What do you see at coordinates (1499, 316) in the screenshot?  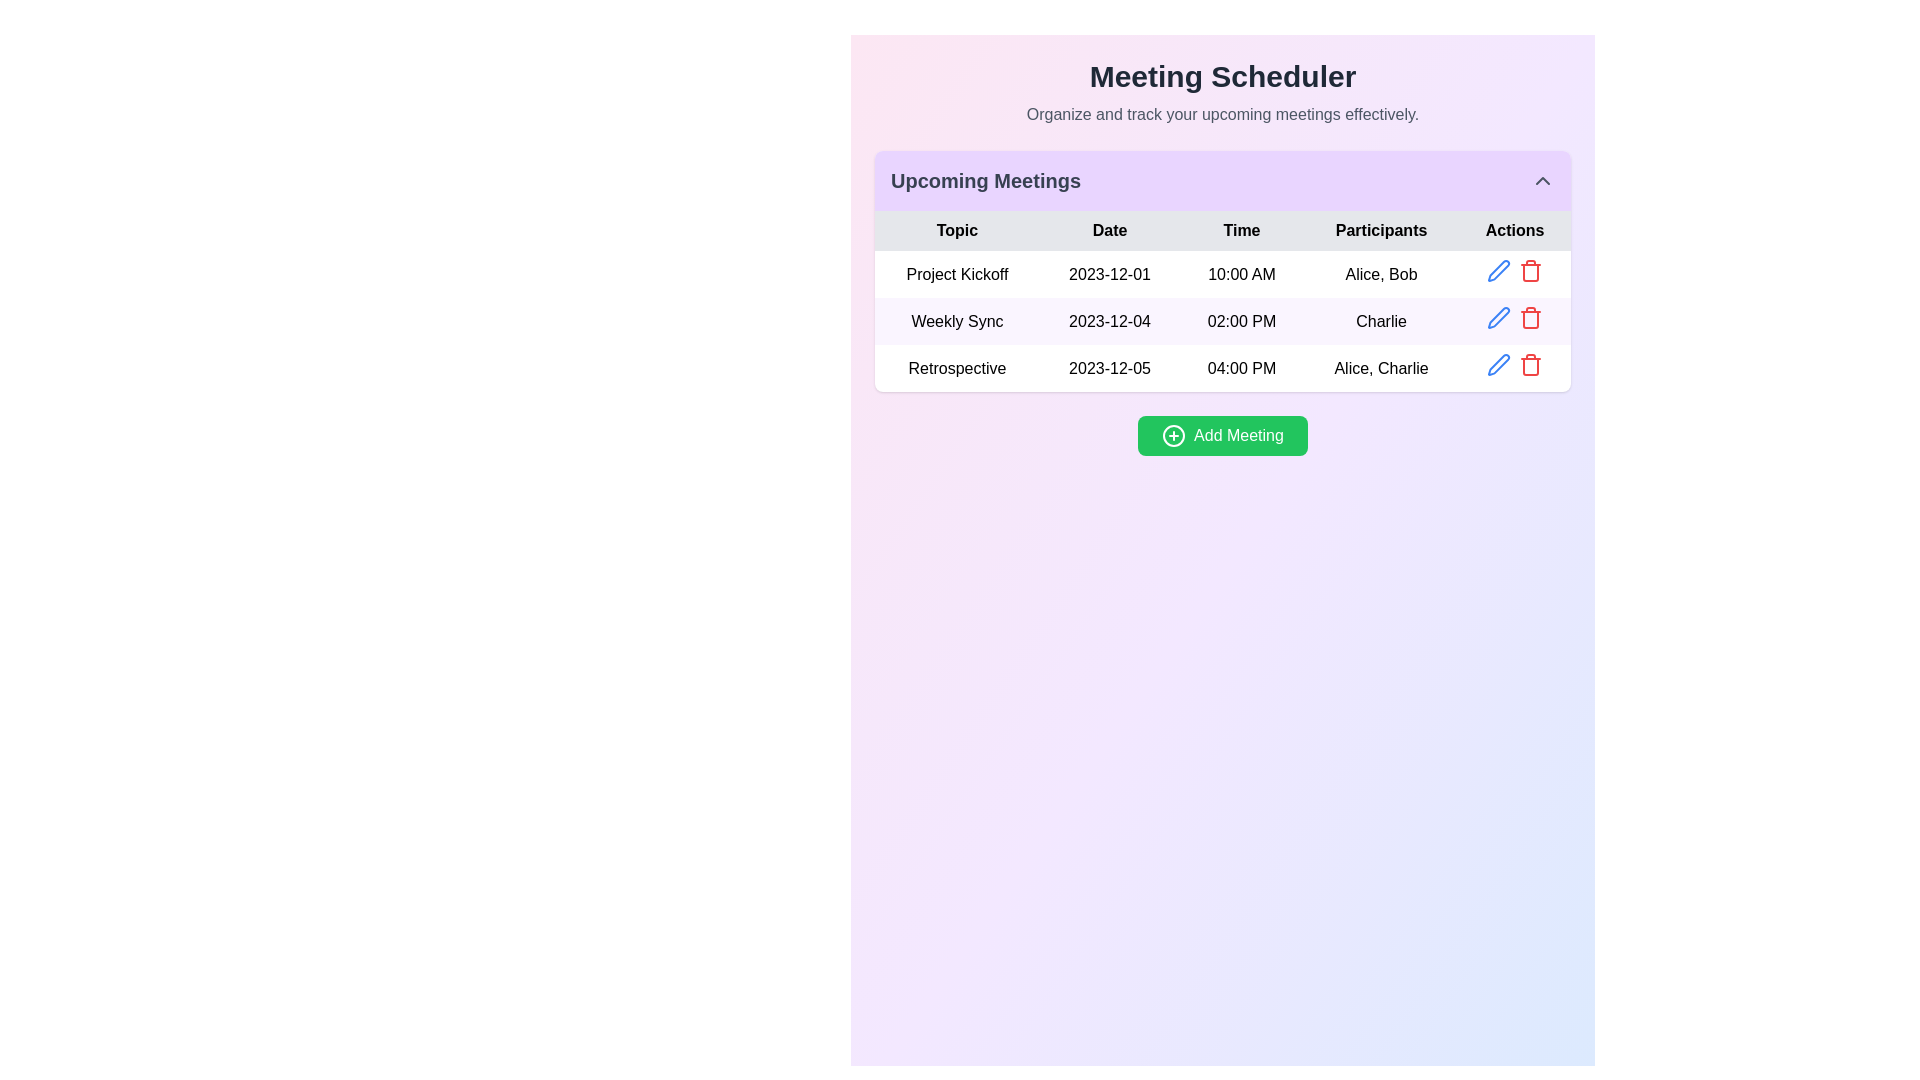 I see `the blue pen icon button in the second row of the 'Actions' column in the 'Upcoming Meetings' table` at bounding box center [1499, 316].